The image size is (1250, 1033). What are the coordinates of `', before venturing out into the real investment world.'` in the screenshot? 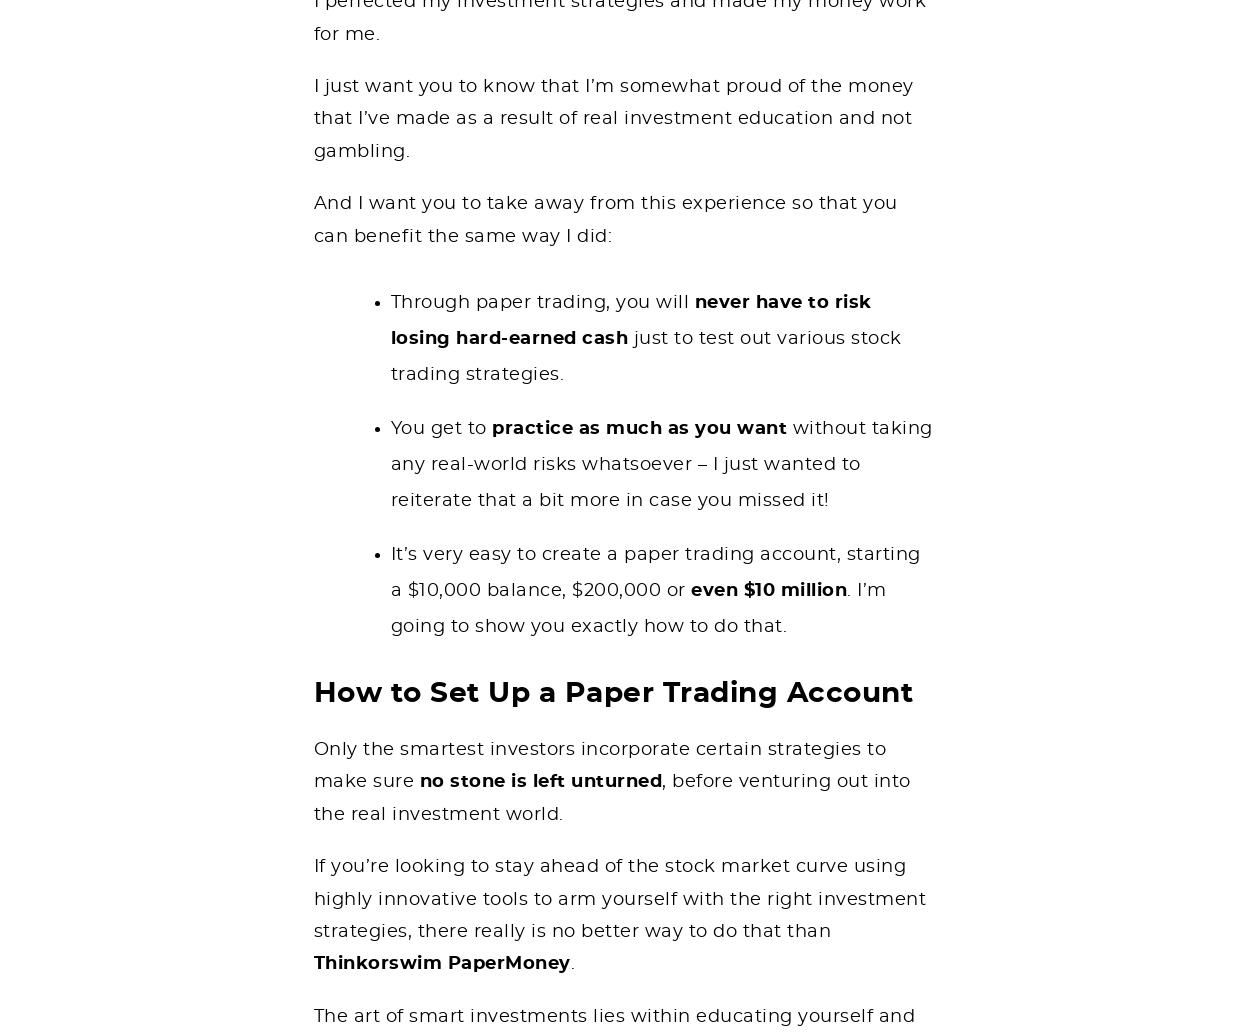 It's located at (312, 797).